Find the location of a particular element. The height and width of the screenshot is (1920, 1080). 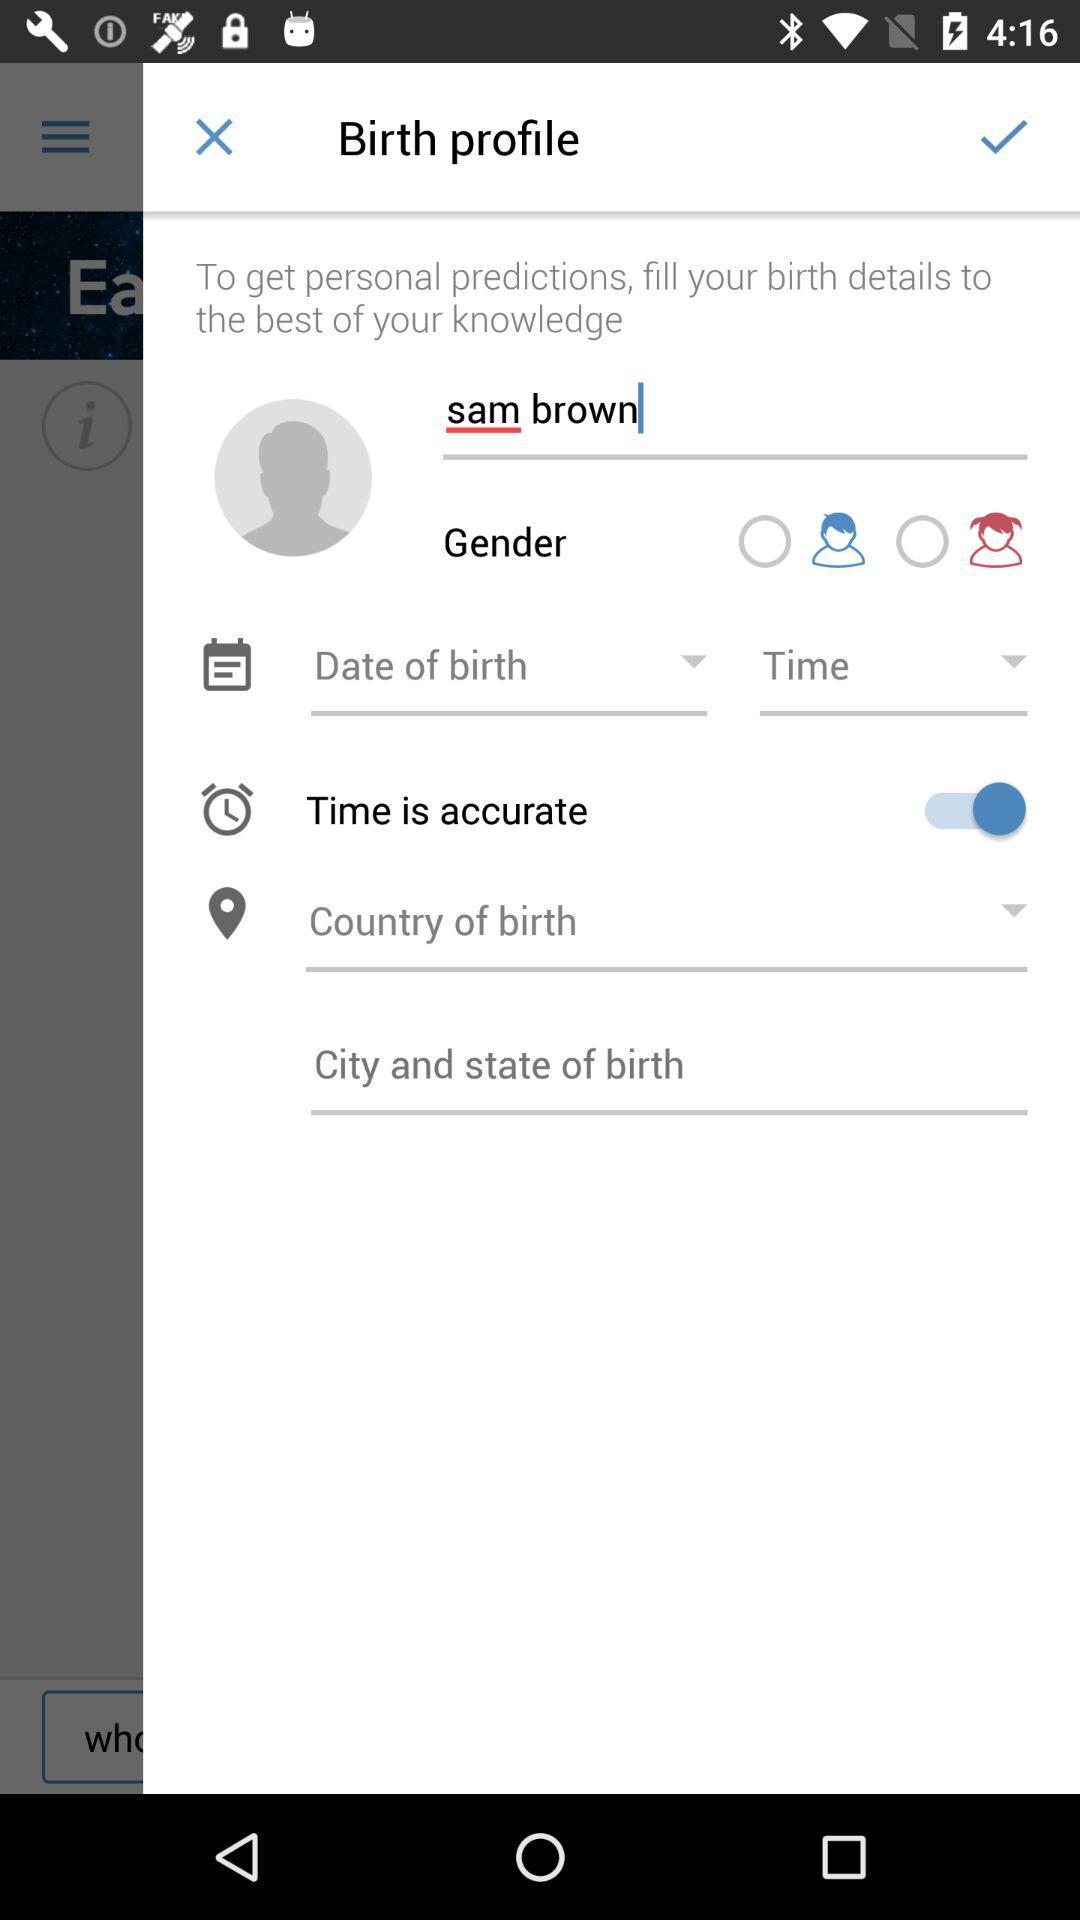

the icon next to the time is accurate icon is located at coordinates (967, 808).